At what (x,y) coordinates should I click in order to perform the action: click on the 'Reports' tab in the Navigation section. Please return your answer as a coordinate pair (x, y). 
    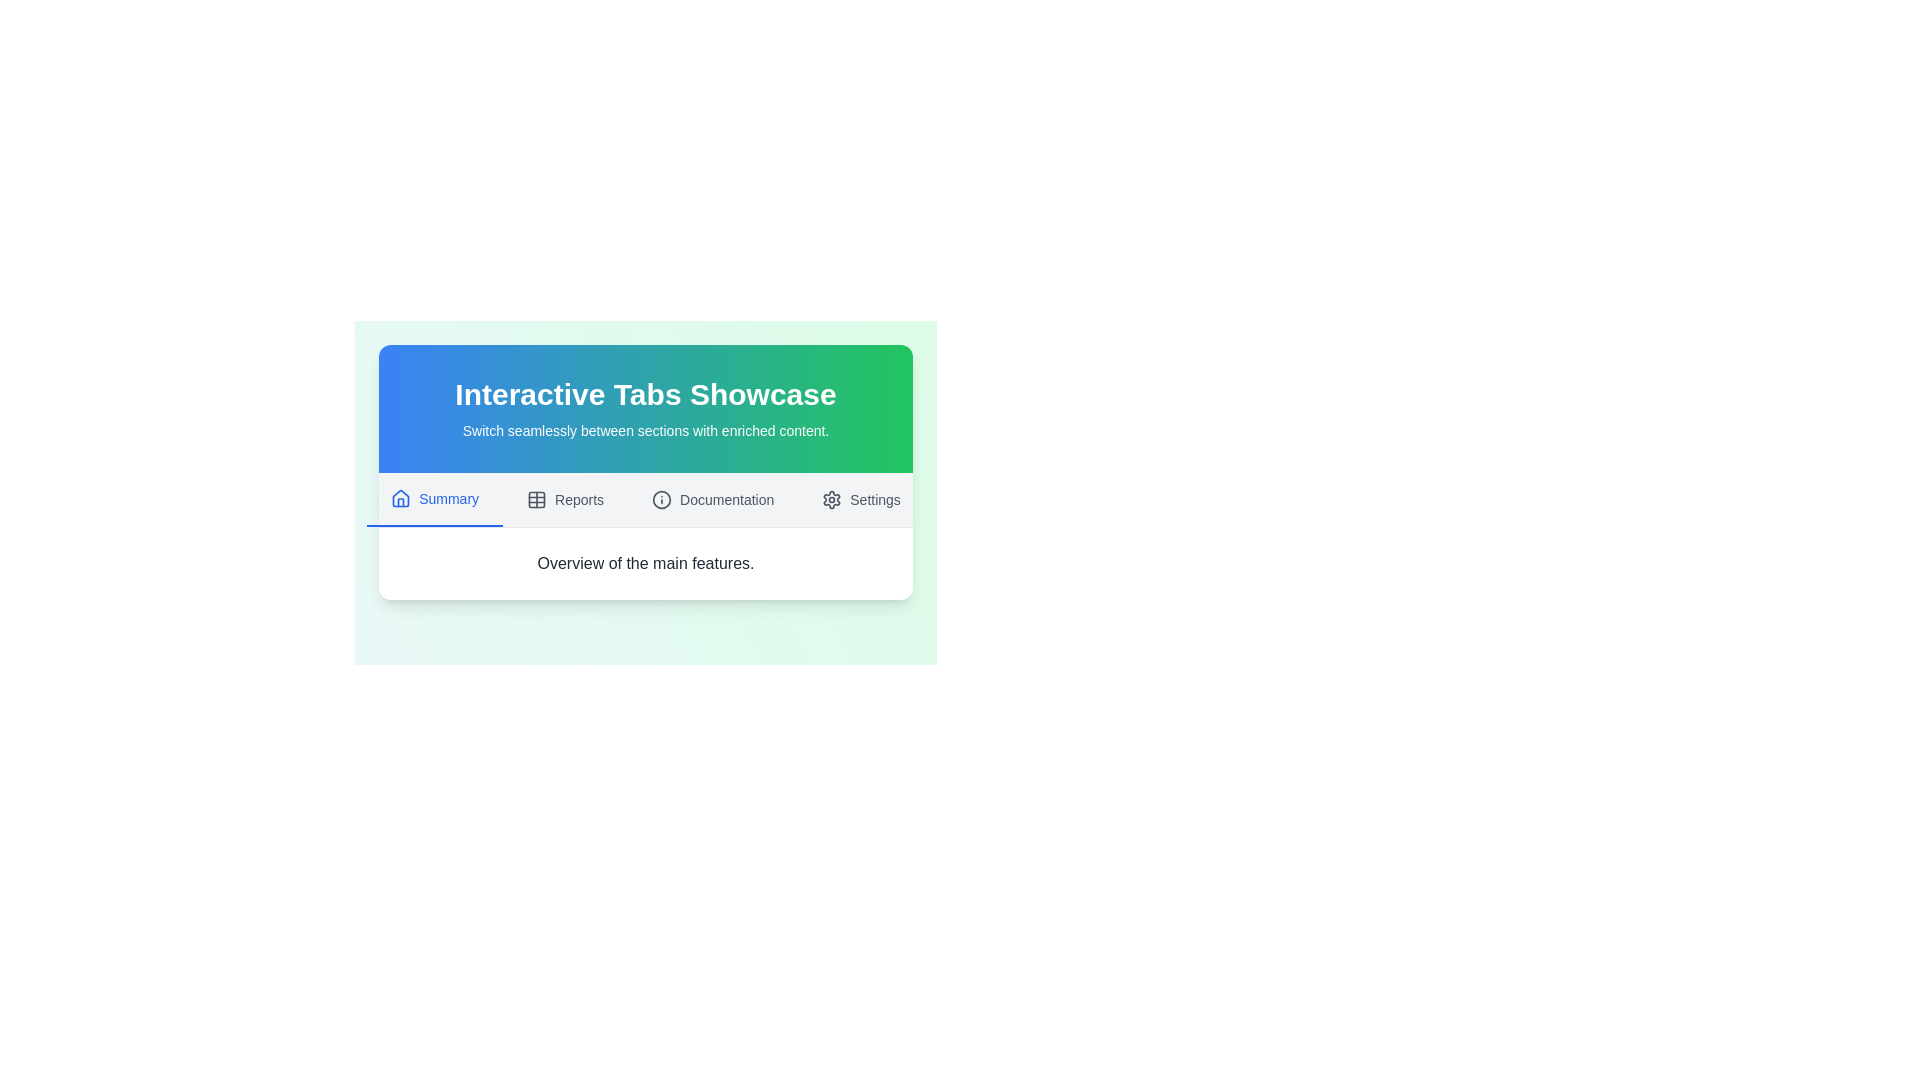
    Looking at the image, I should click on (564, 499).